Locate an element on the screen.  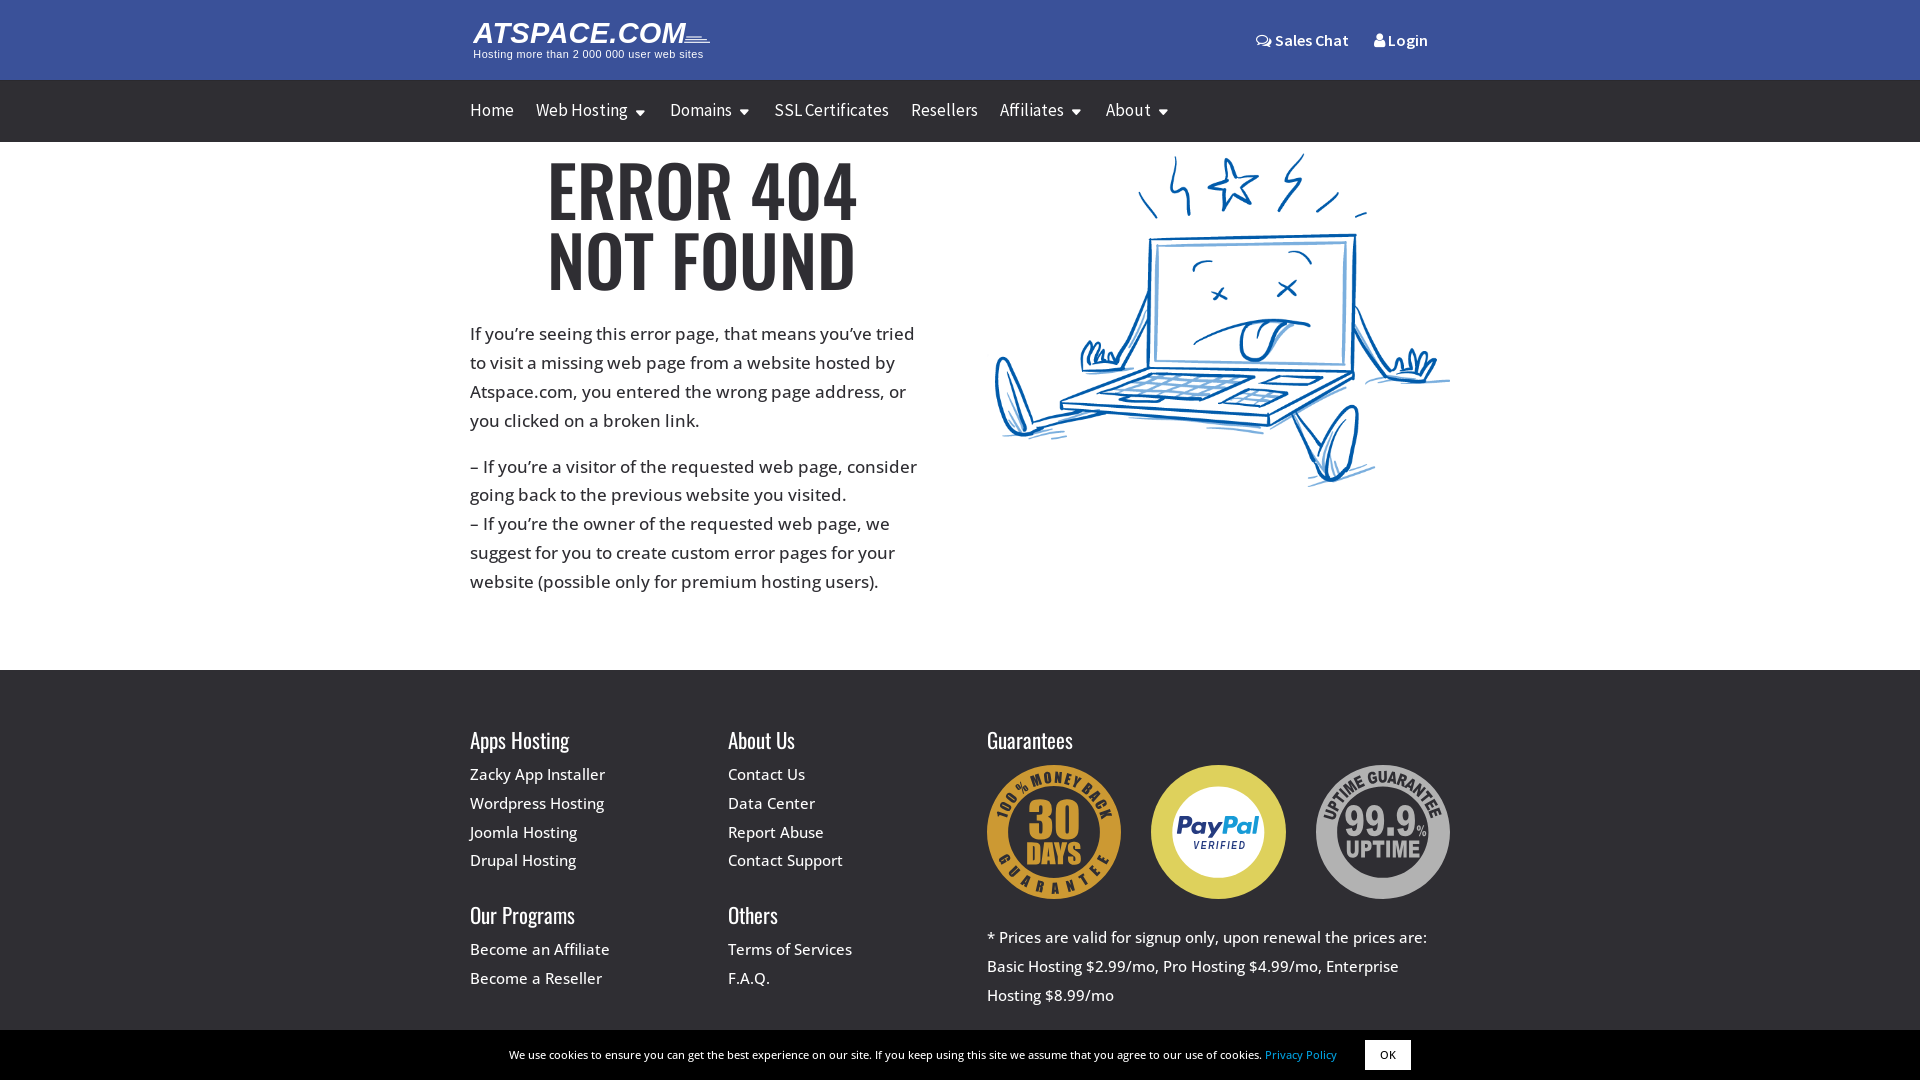
'Web Hosting' is located at coordinates (590, 122).